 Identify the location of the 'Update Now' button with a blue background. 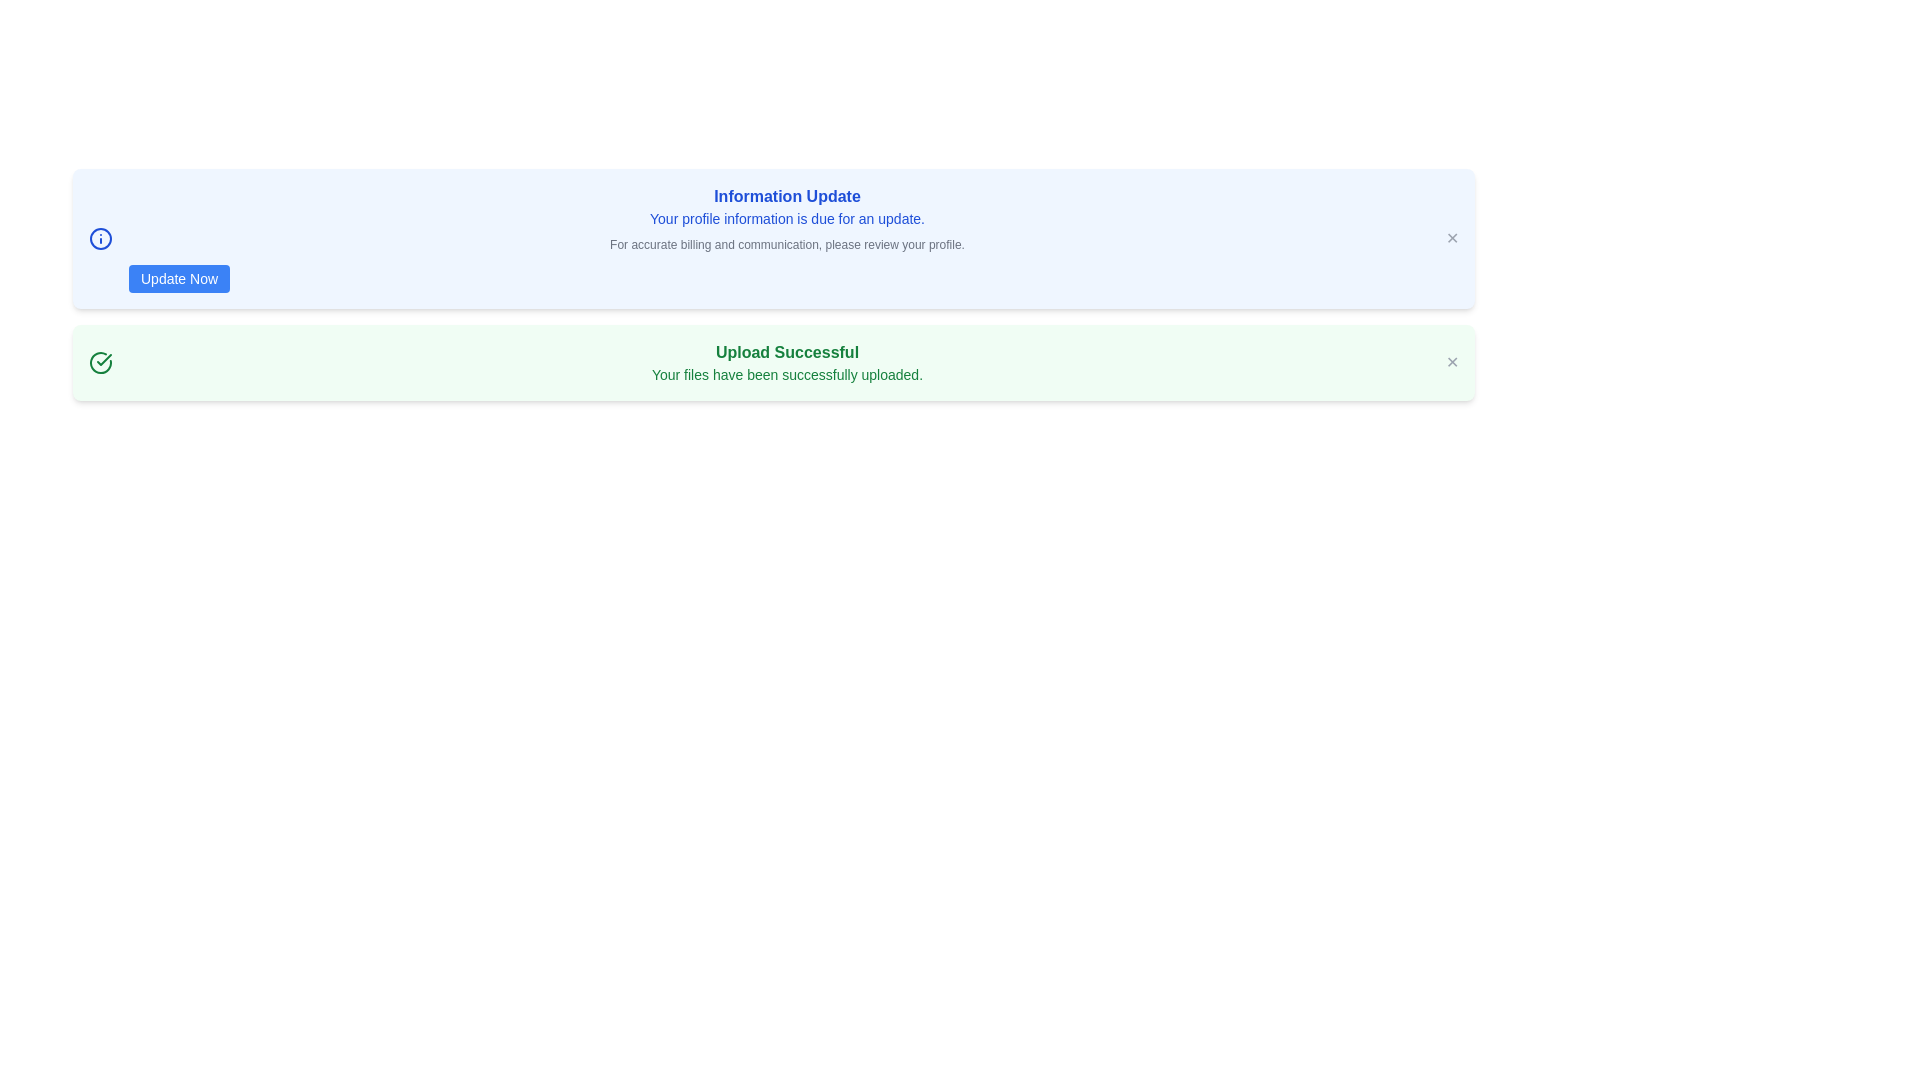
(179, 278).